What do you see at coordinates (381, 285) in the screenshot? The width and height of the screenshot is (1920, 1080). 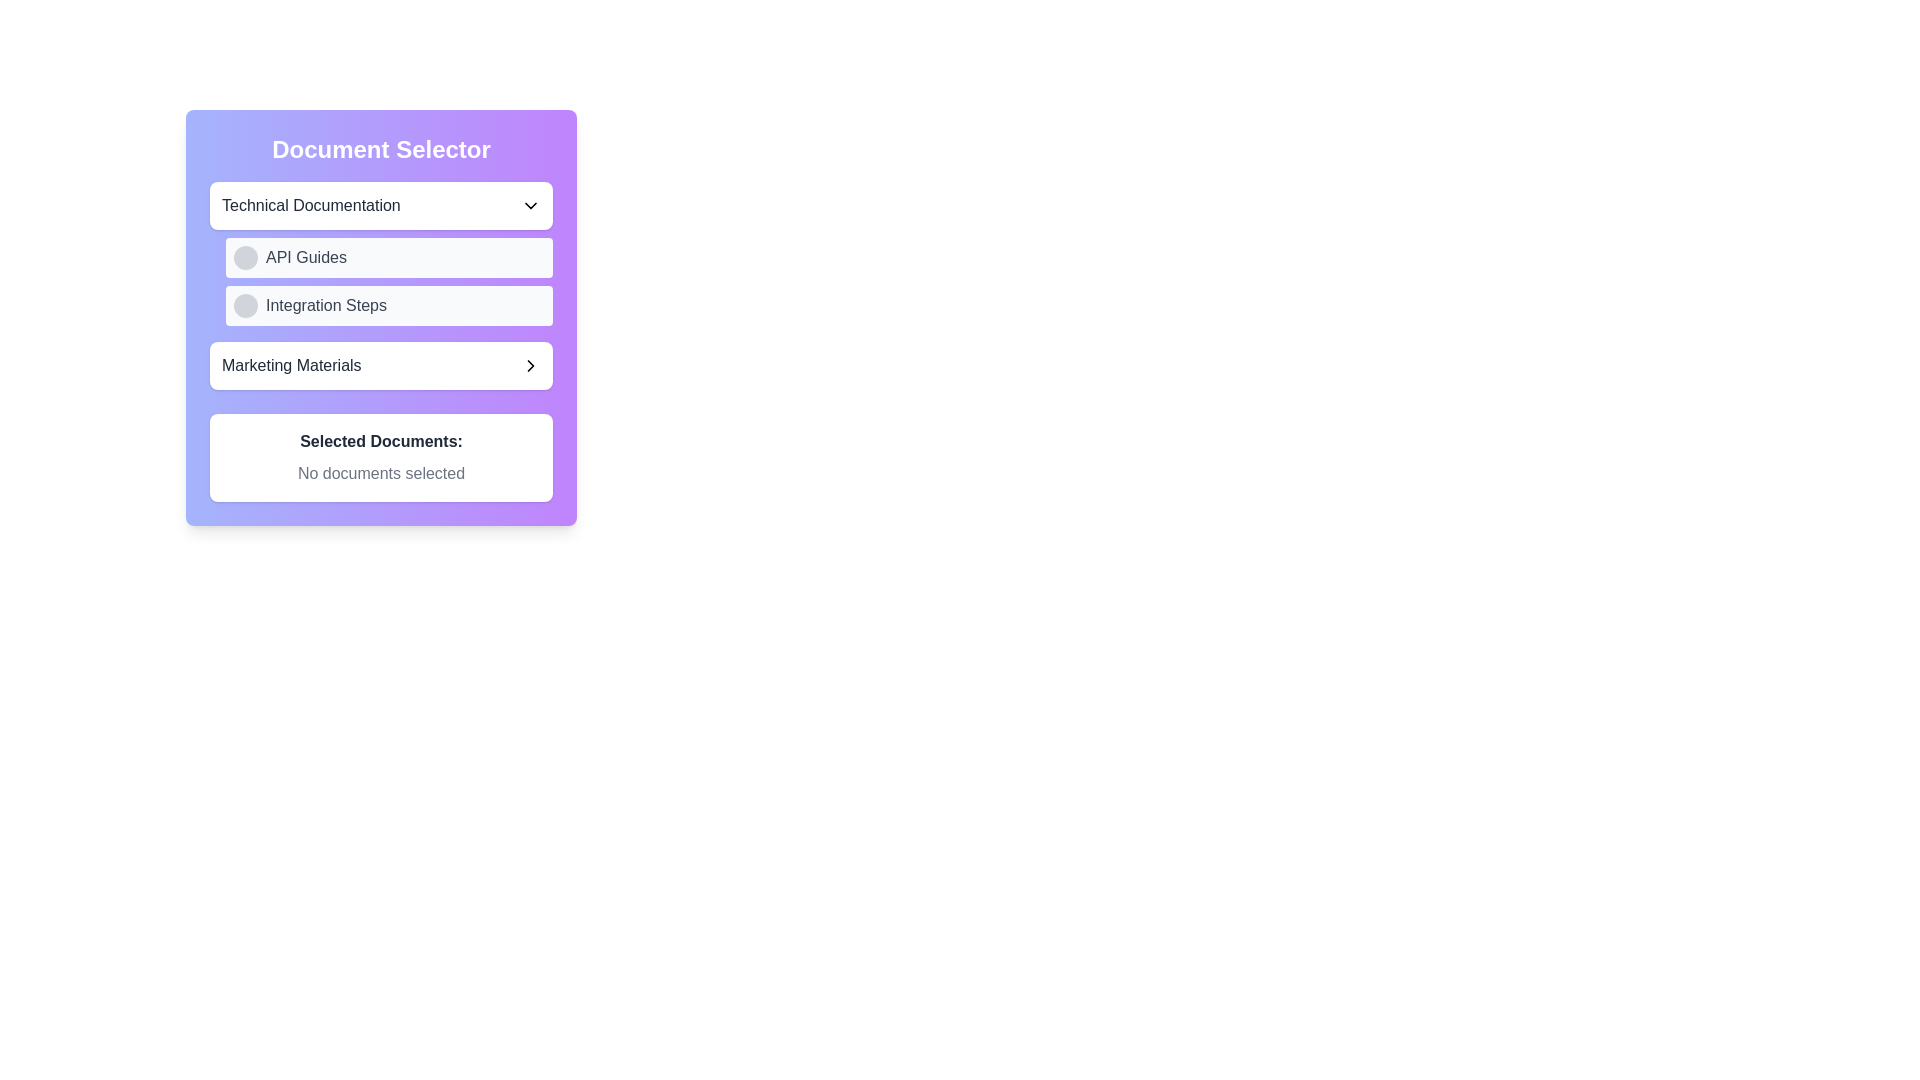 I see `the selectable list item labeled 'Integration Steps'` at bounding box center [381, 285].